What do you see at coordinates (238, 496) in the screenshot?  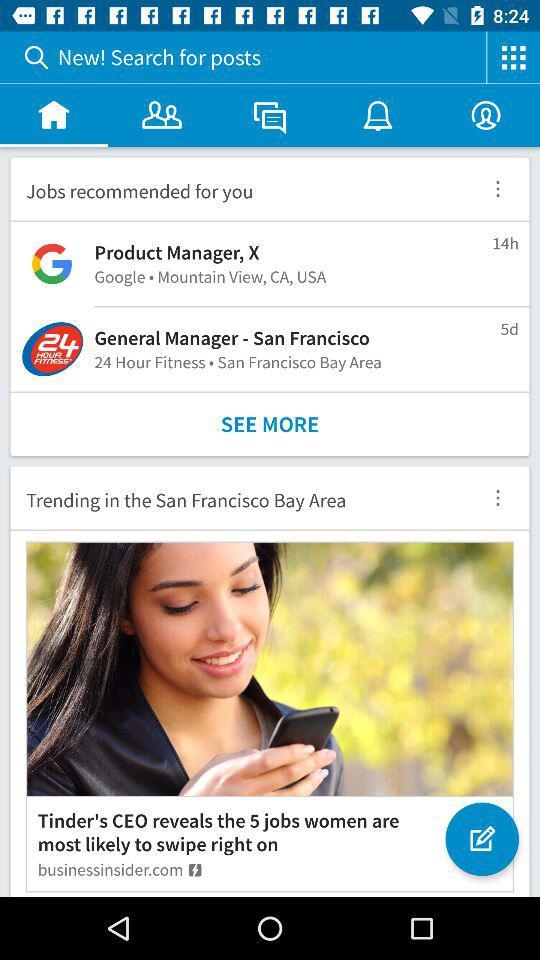 I see `the trending in the item` at bounding box center [238, 496].